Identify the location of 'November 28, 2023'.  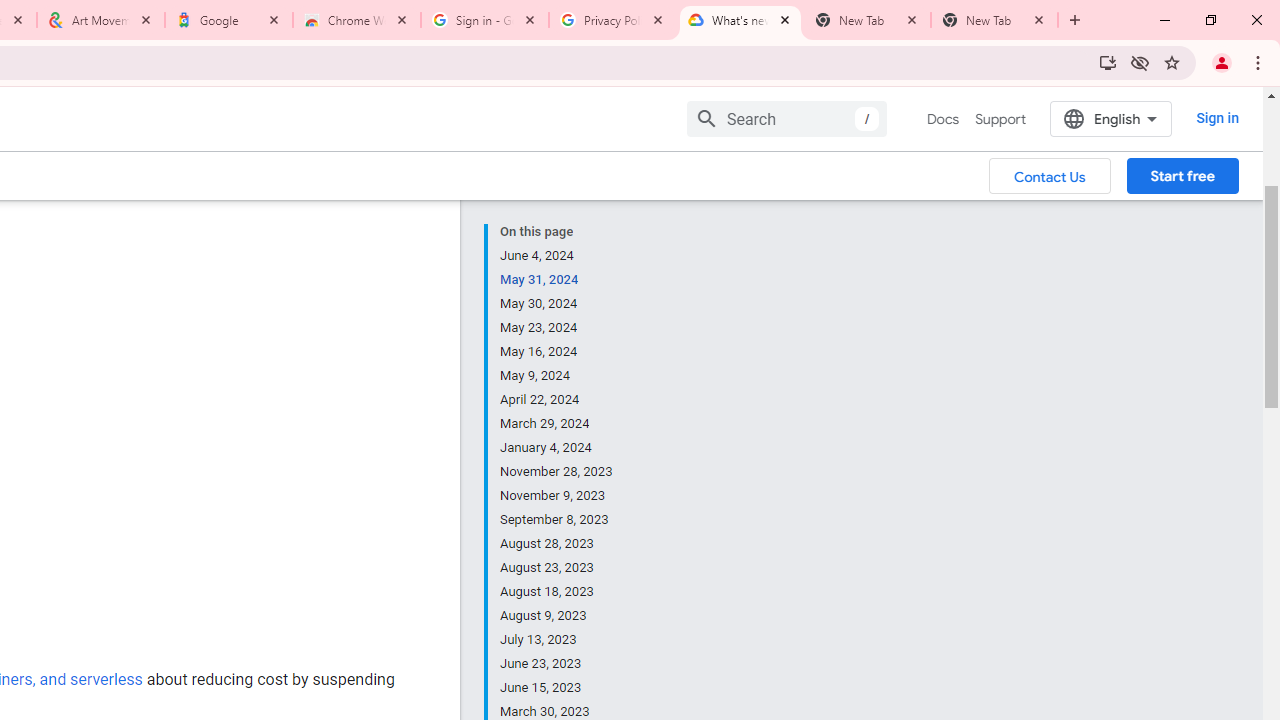
(557, 471).